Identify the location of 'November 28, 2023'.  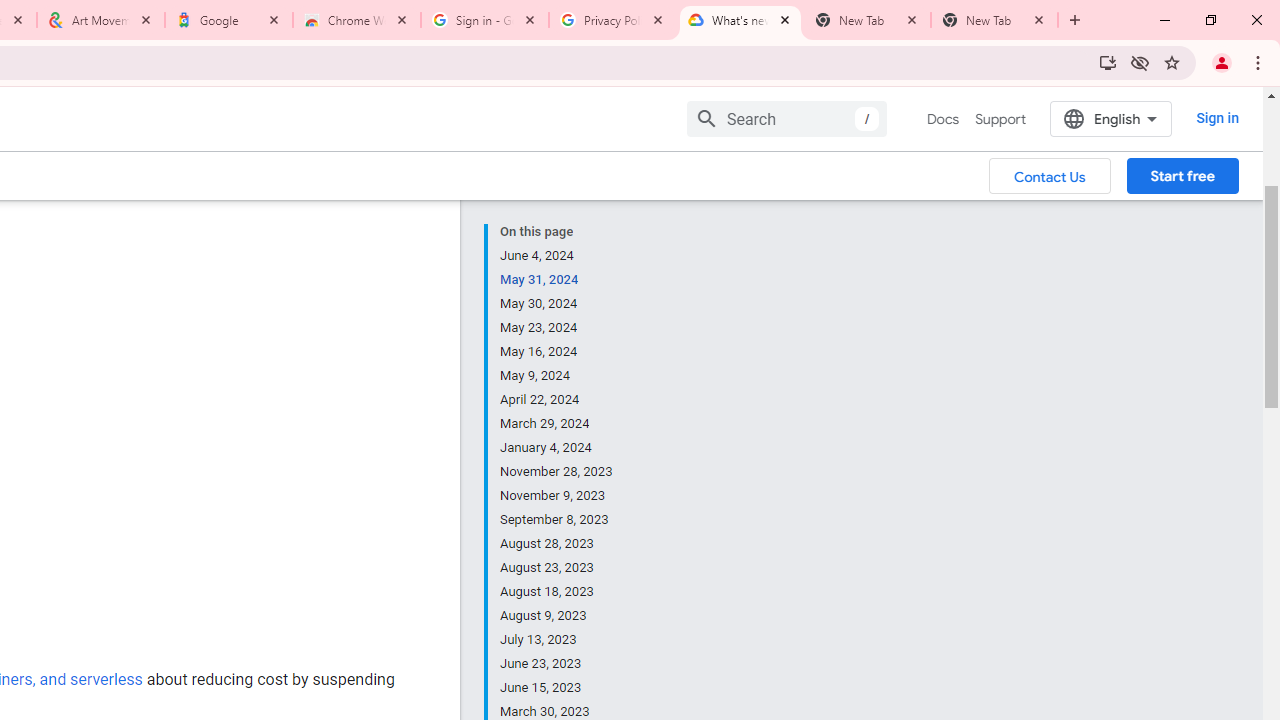
(557, 471).